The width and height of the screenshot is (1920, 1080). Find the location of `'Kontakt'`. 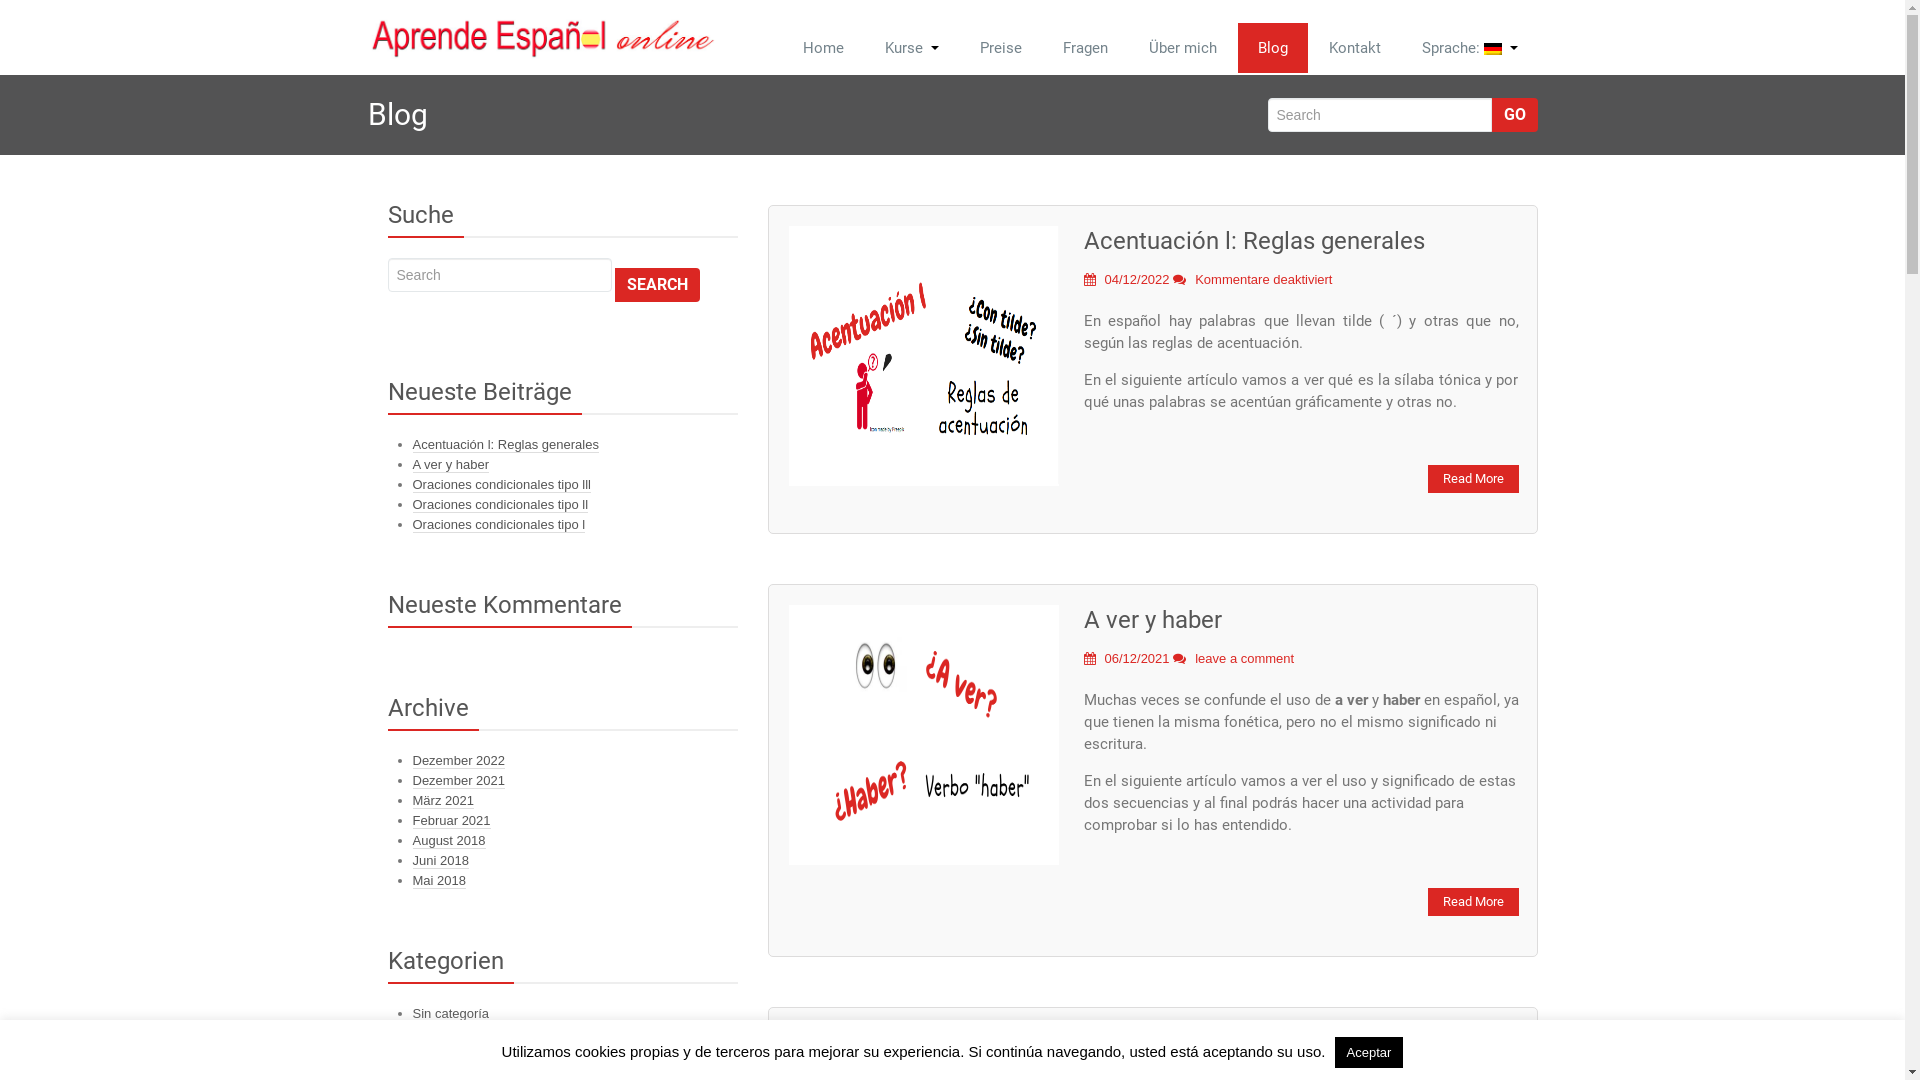

'Kontakt' is located at coordinates (1353, 46).